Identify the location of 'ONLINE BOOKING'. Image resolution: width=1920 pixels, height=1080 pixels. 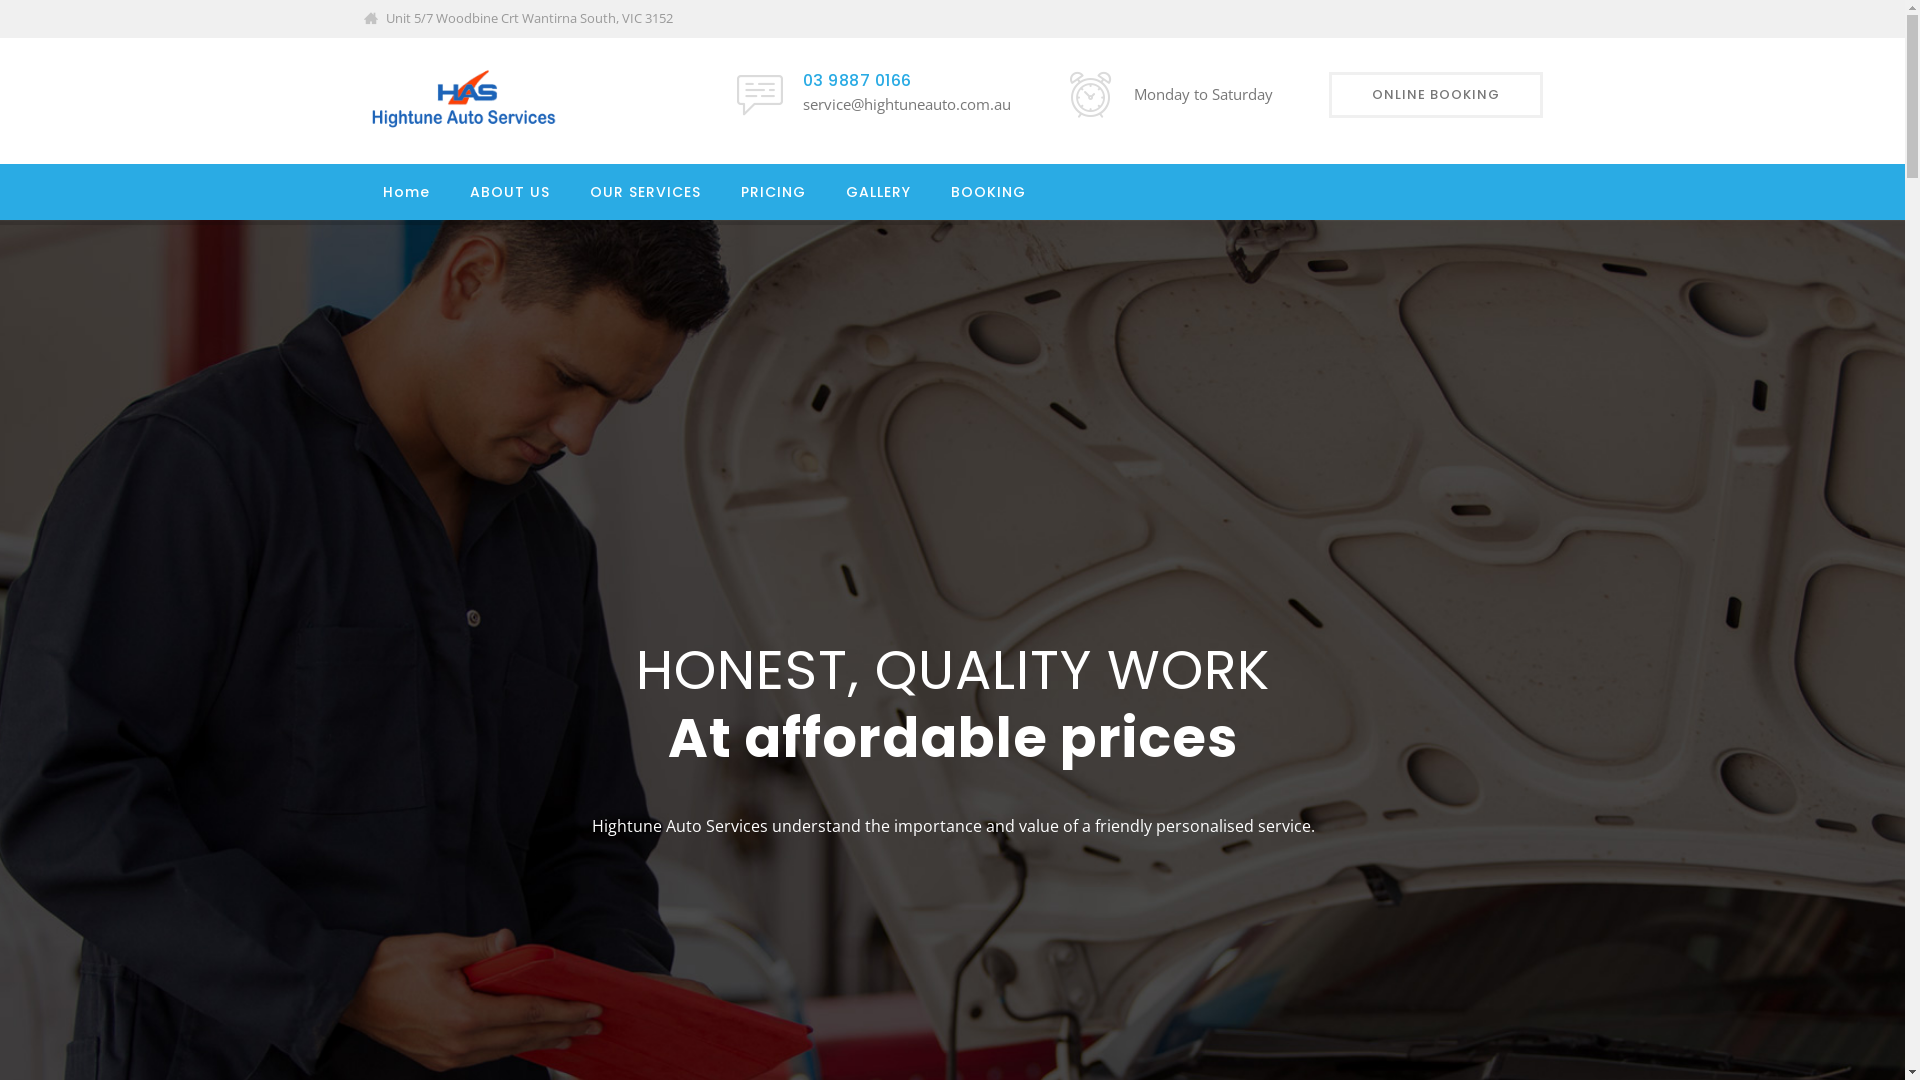
(1434, 95).